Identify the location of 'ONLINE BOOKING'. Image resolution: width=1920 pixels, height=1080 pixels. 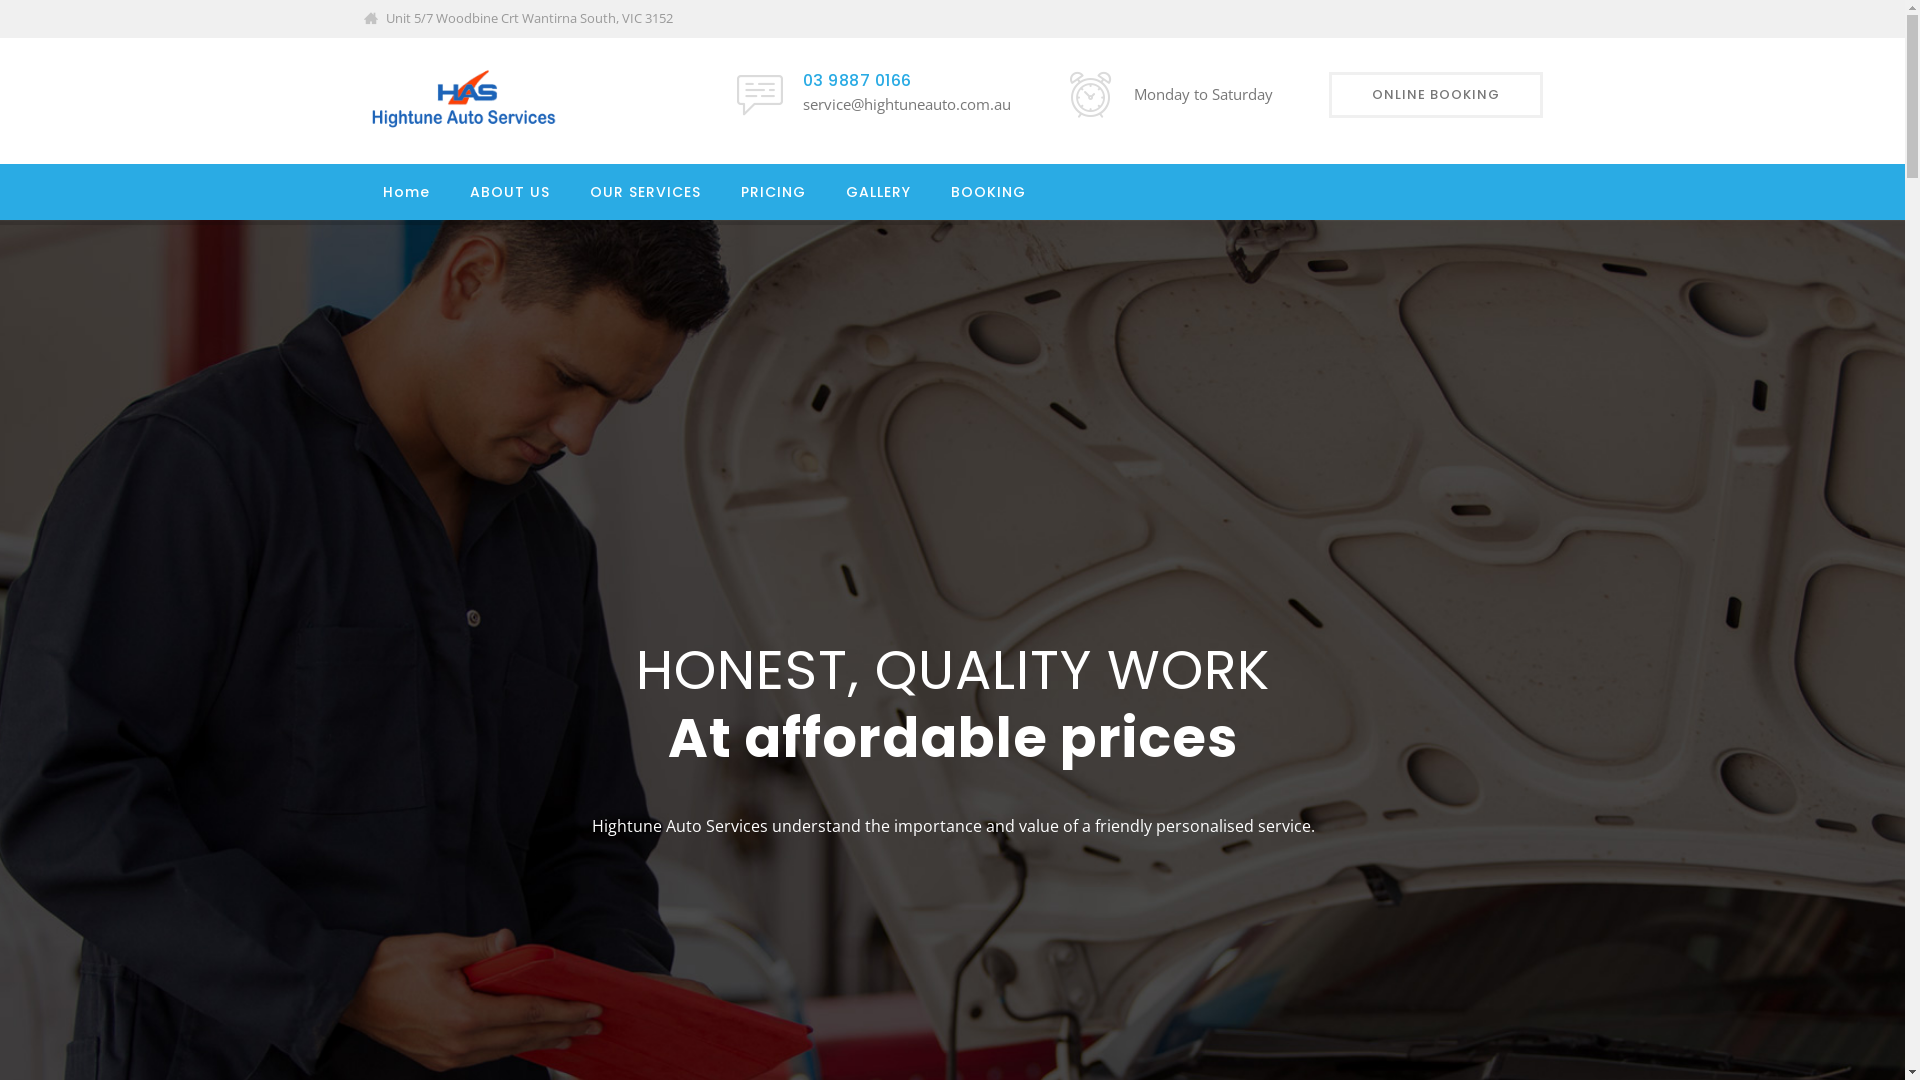
(1434, 95).